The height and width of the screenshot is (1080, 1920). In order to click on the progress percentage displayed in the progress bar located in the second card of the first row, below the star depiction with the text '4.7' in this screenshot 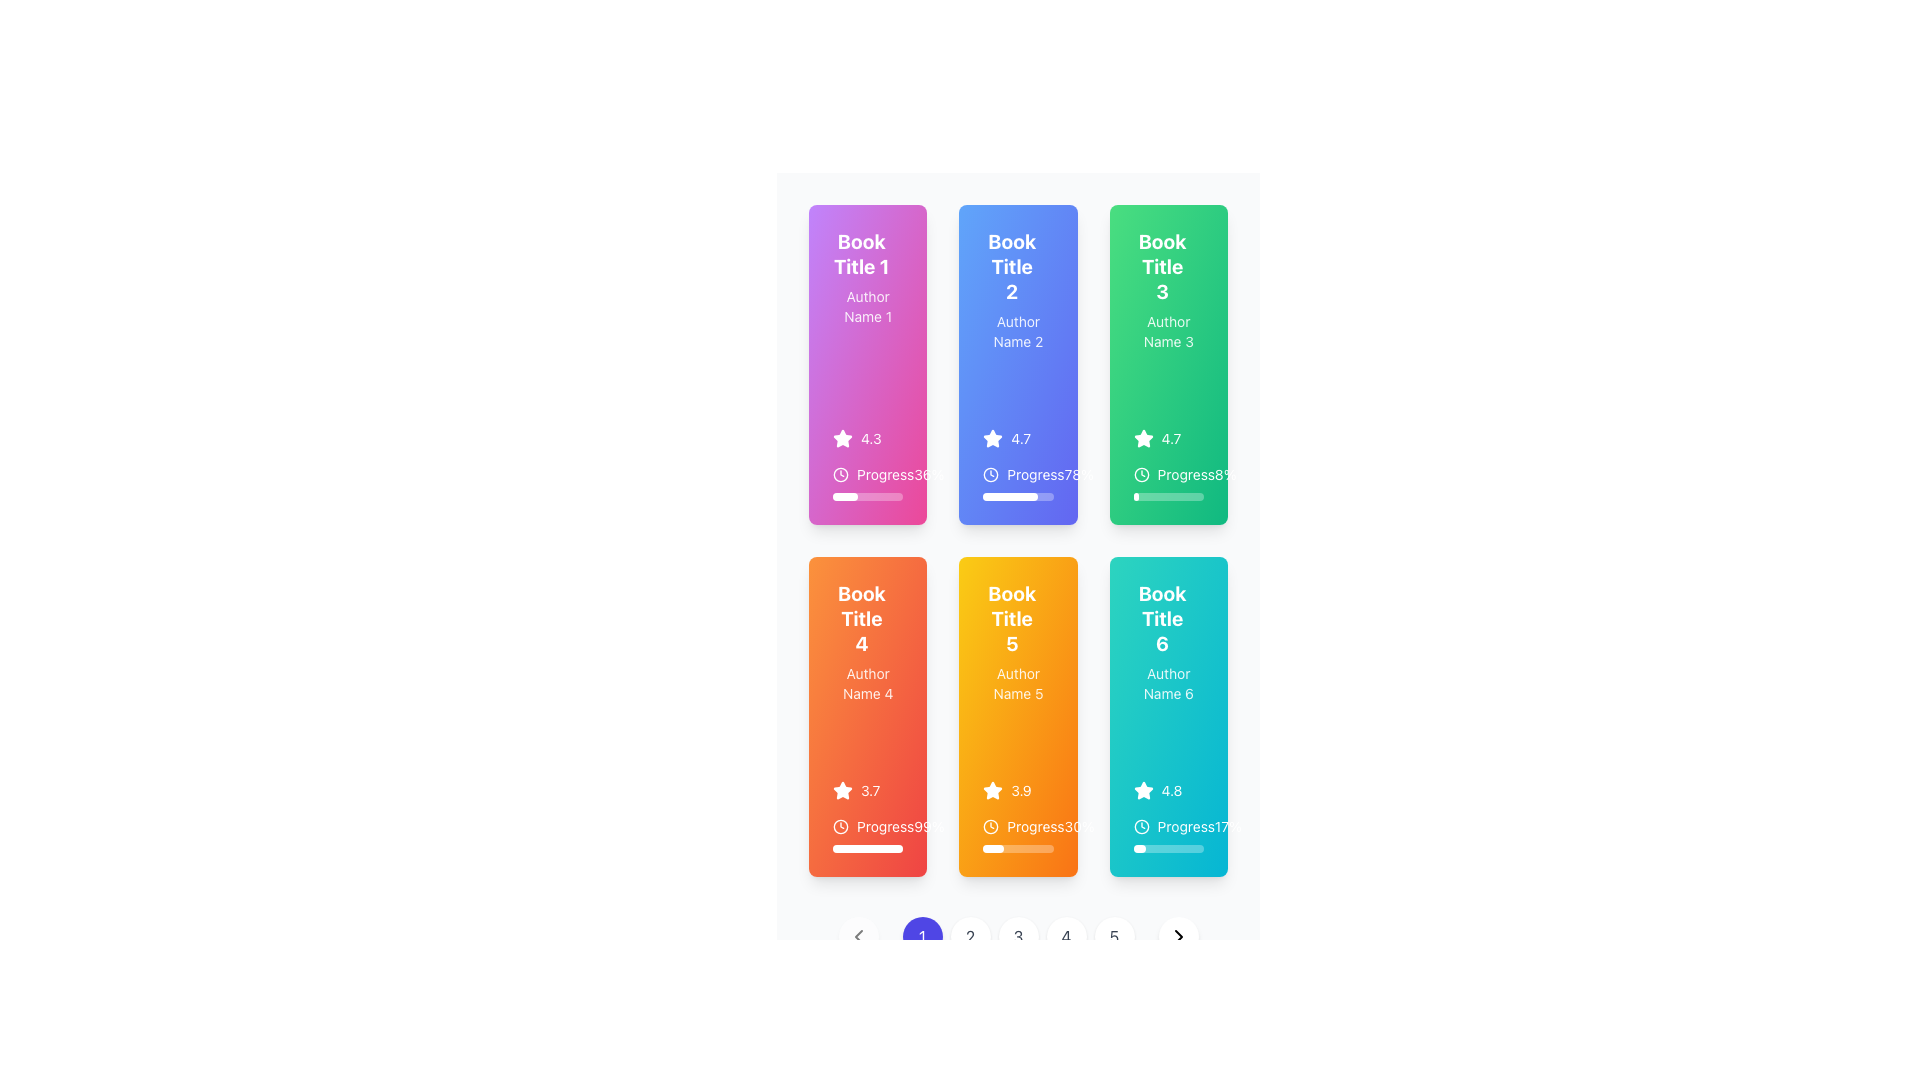, I will do `click(1018, 482)`.